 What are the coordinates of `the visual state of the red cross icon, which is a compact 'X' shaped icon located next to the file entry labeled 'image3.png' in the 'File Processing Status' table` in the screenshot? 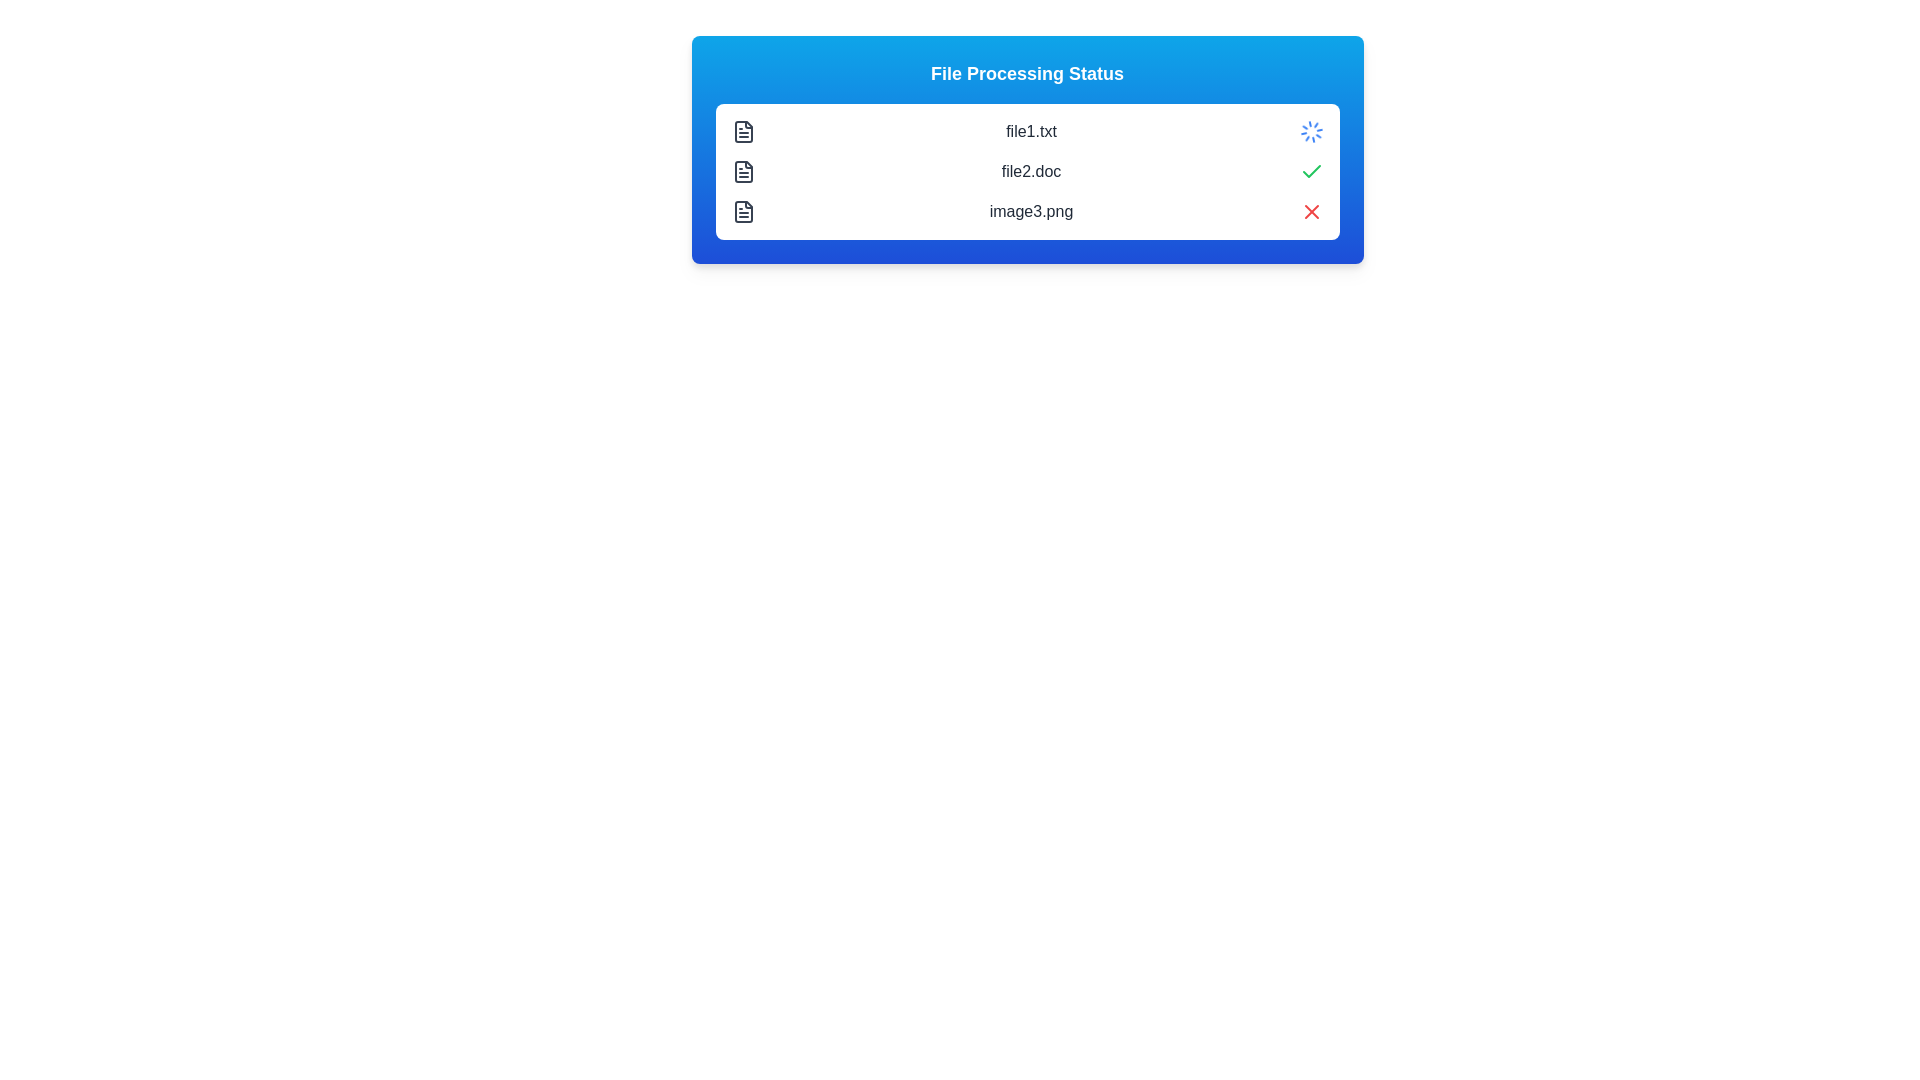 It's located at (1311, 212).